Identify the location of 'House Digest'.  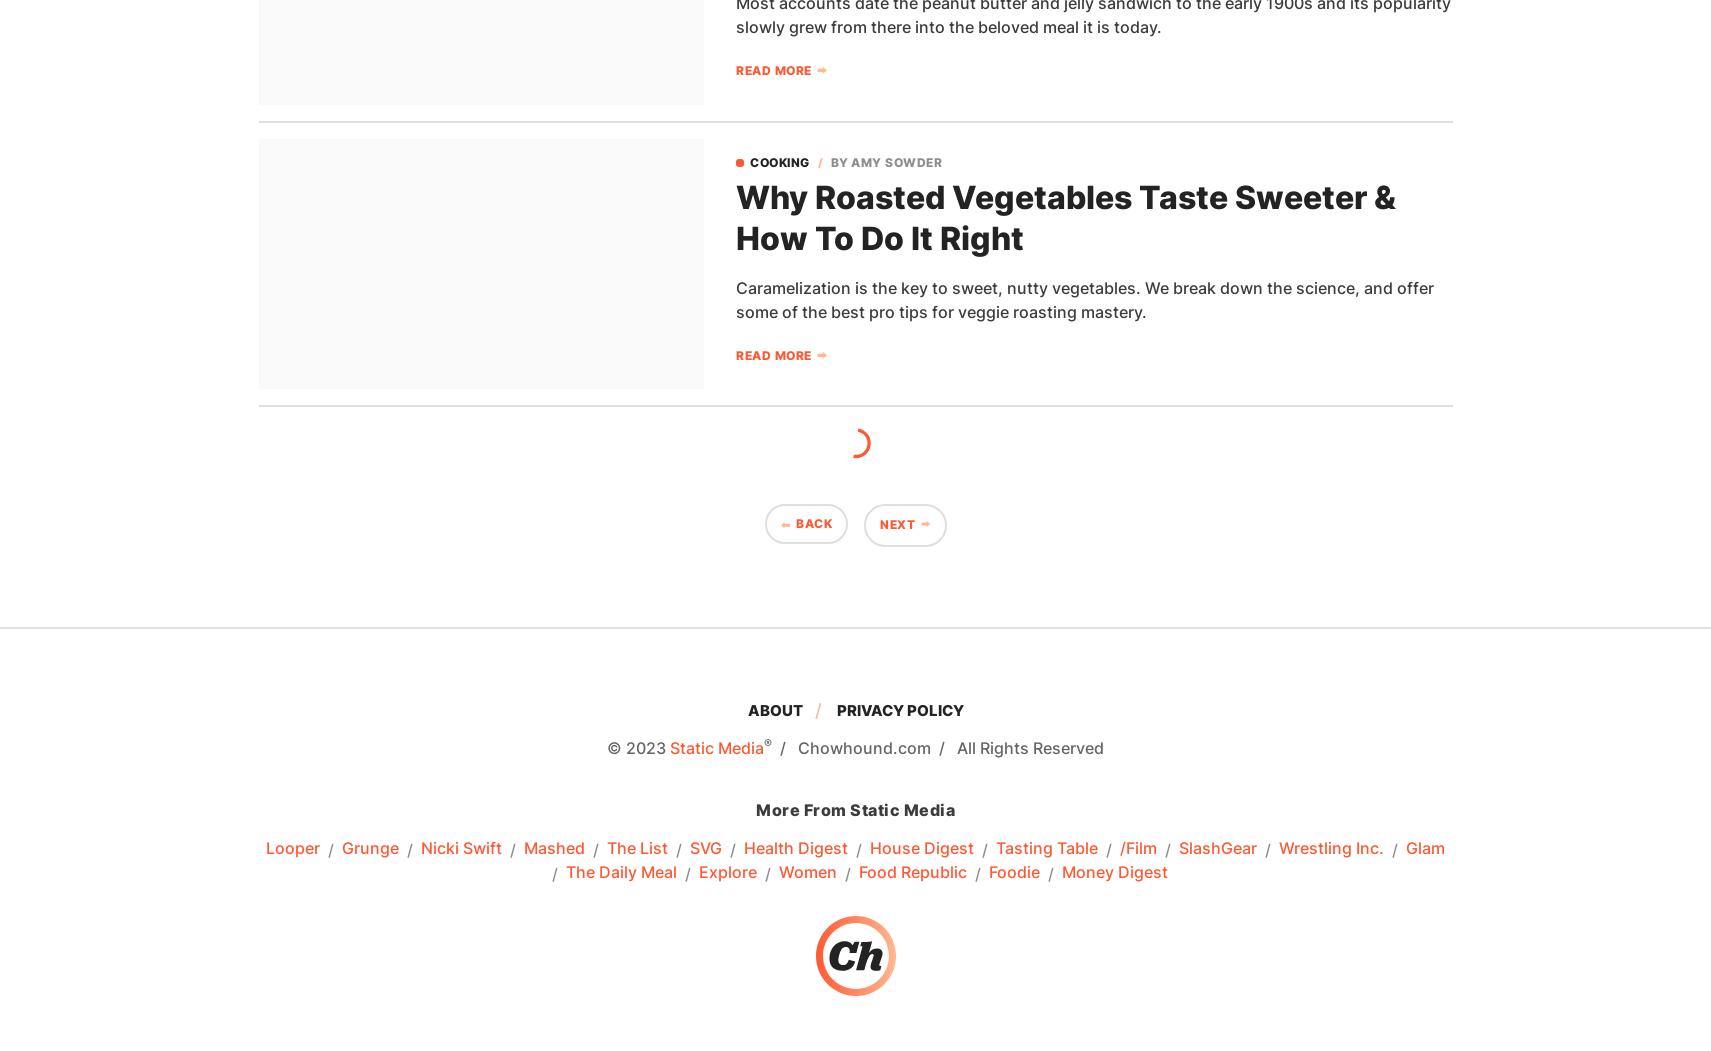
(922, 848).